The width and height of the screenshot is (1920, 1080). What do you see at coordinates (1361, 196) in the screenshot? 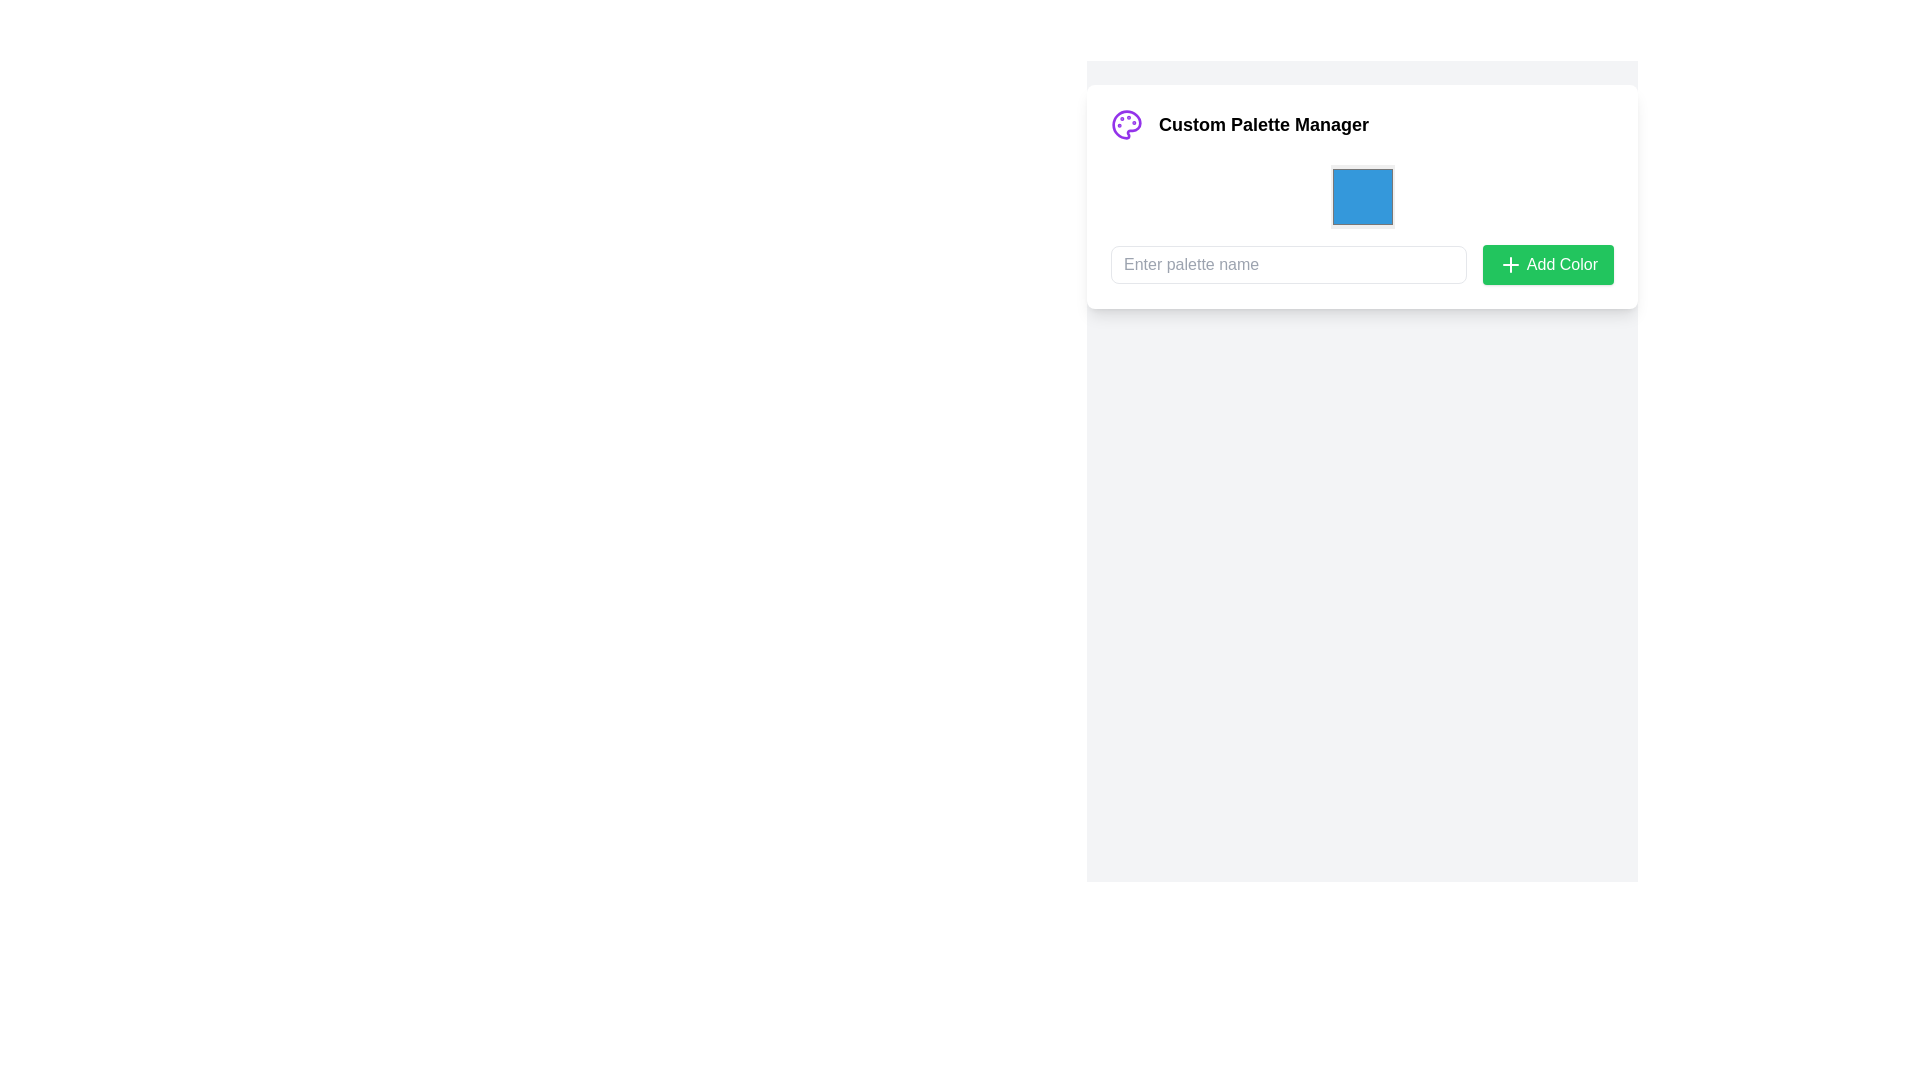
I see `the color picker in the custom palette manager interface` at bounding box center [1361, 196].